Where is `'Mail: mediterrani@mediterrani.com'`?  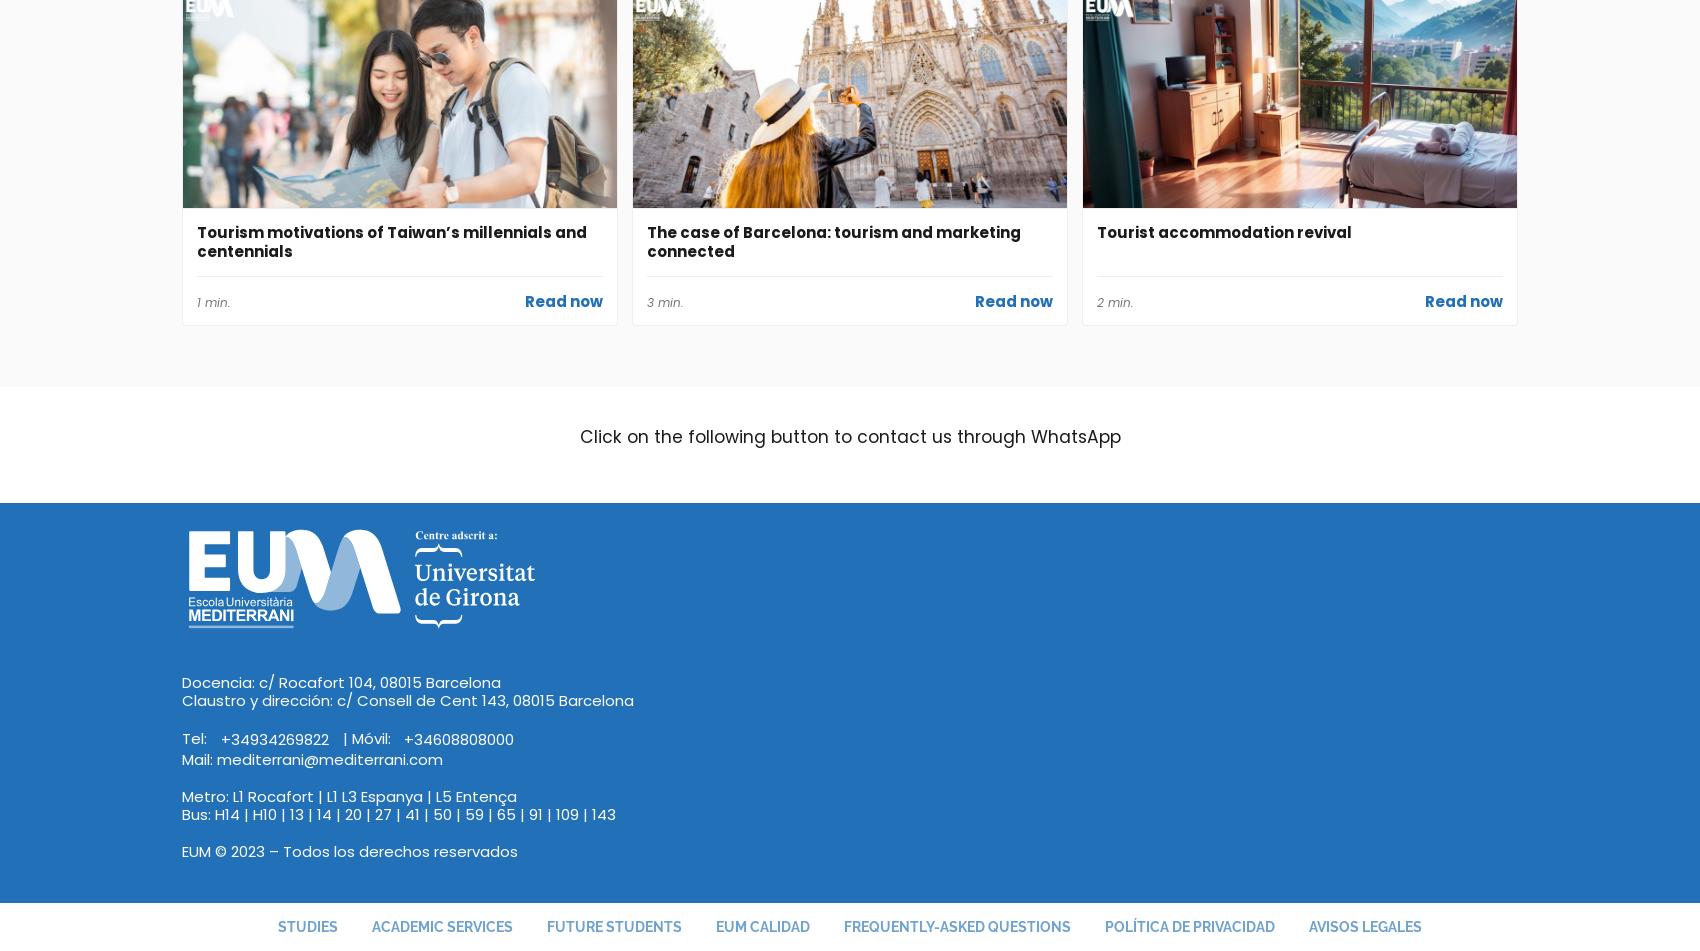 'Mail: mediterrani@mediterrani.com' is located at coordinates (312, 758).